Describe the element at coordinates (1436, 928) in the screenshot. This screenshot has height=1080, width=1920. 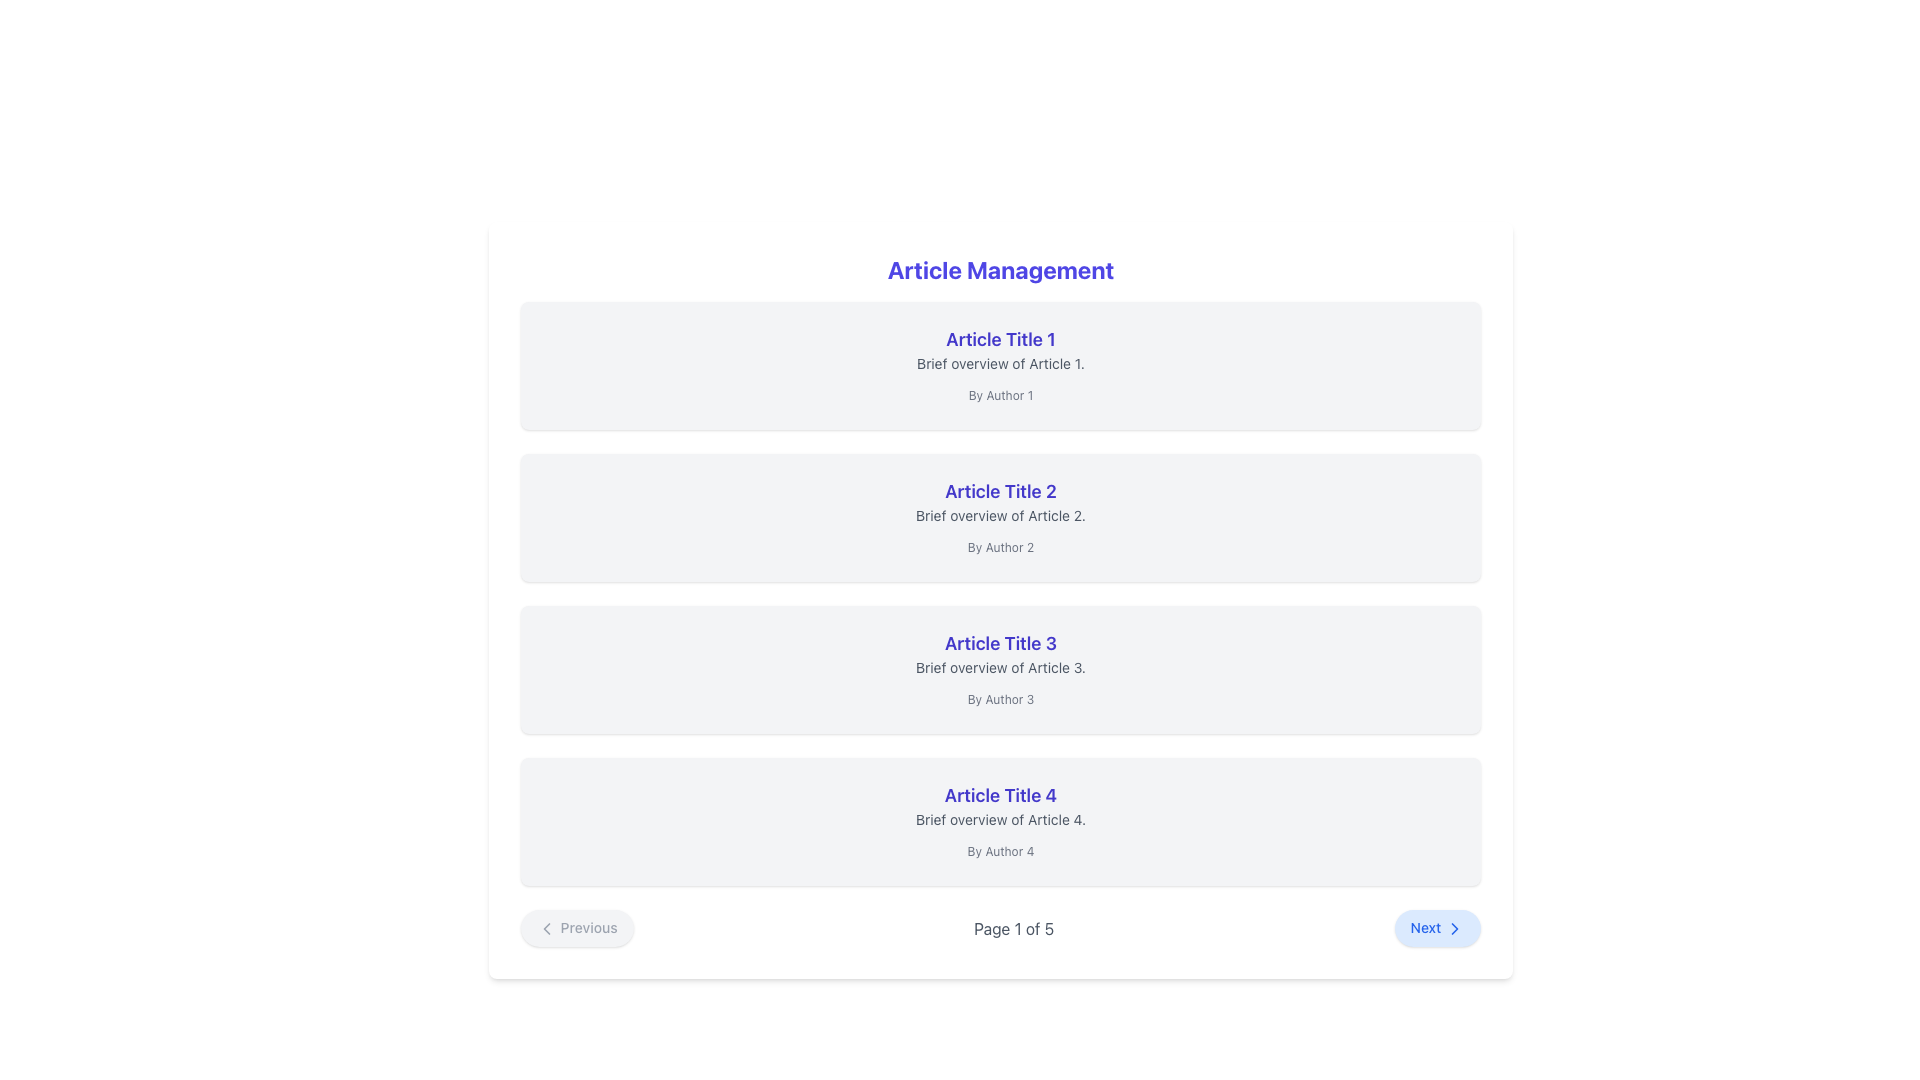
I see `the 'Next' button, which is the last button in a set of pagination controls, to trigger hover effects` at that location.